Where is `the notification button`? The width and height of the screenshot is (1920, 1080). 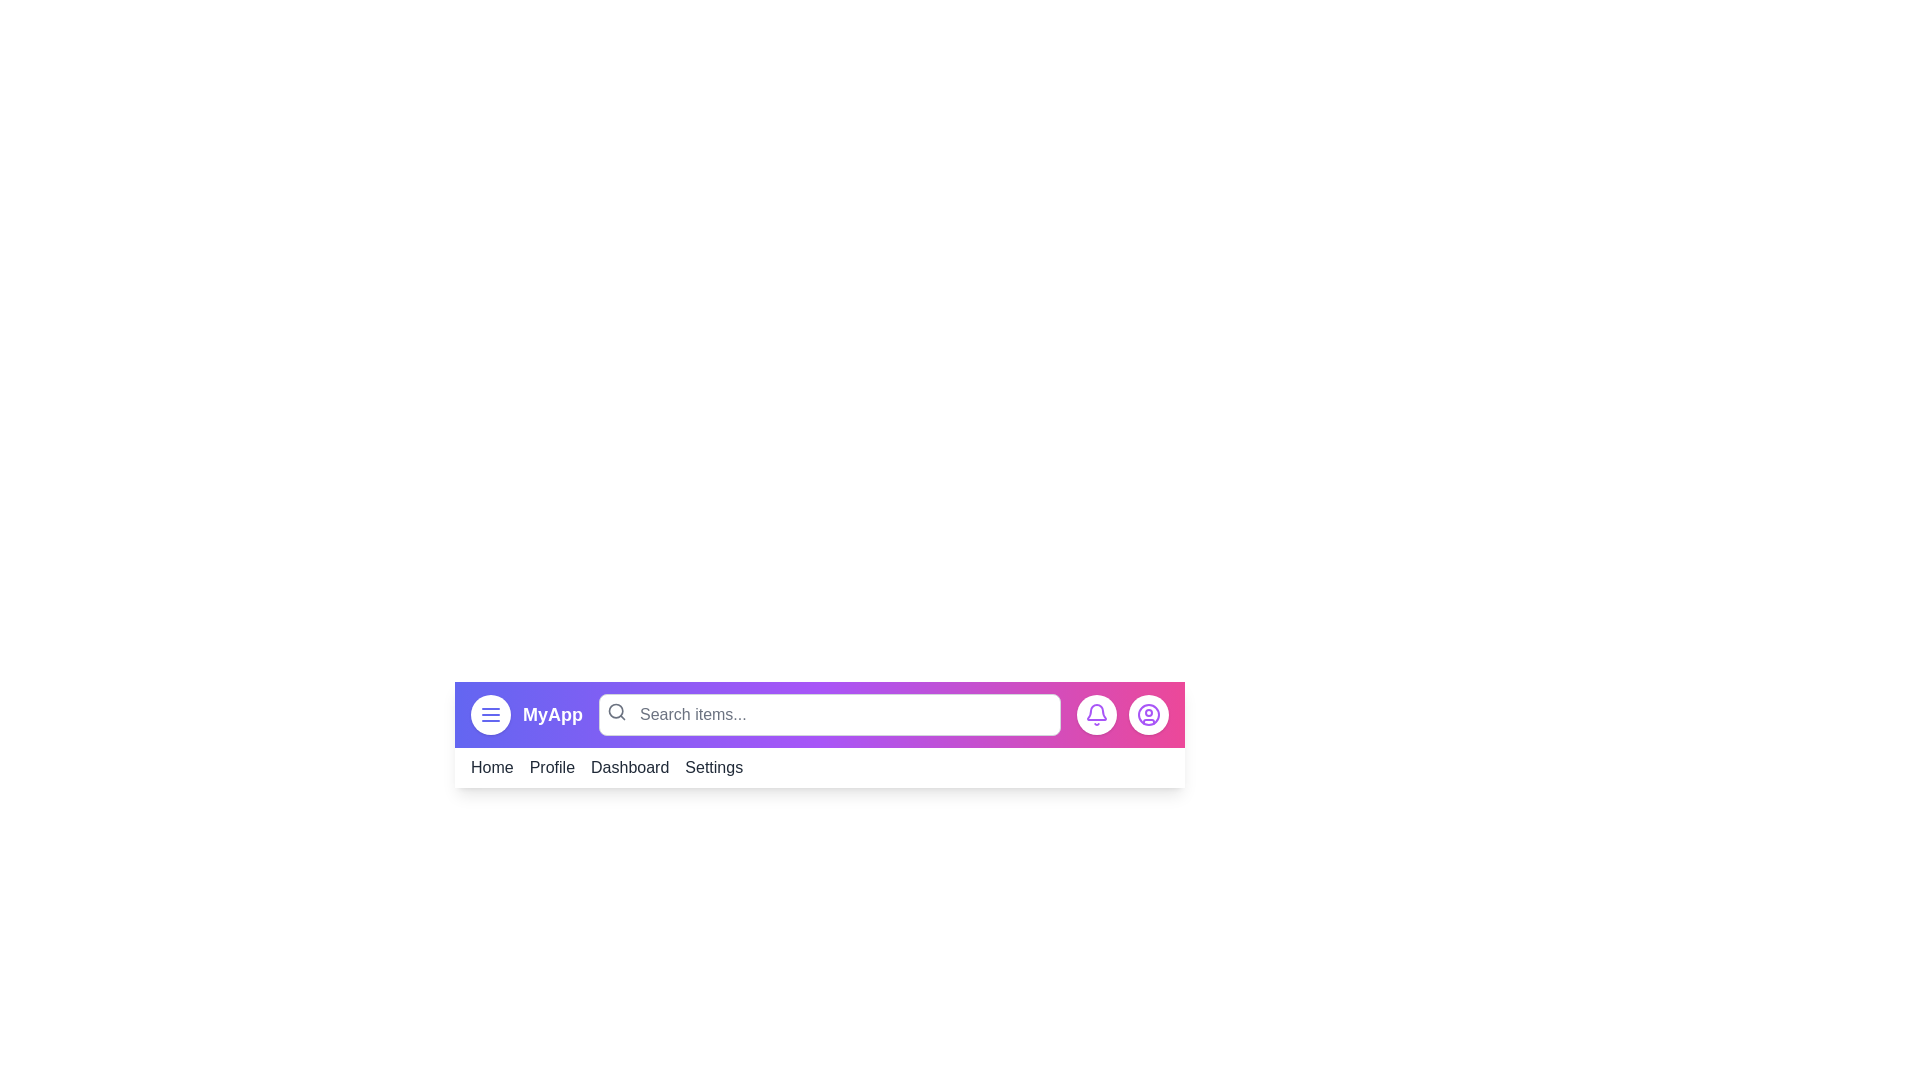
the notification button is located at coordinates (1096, 713).